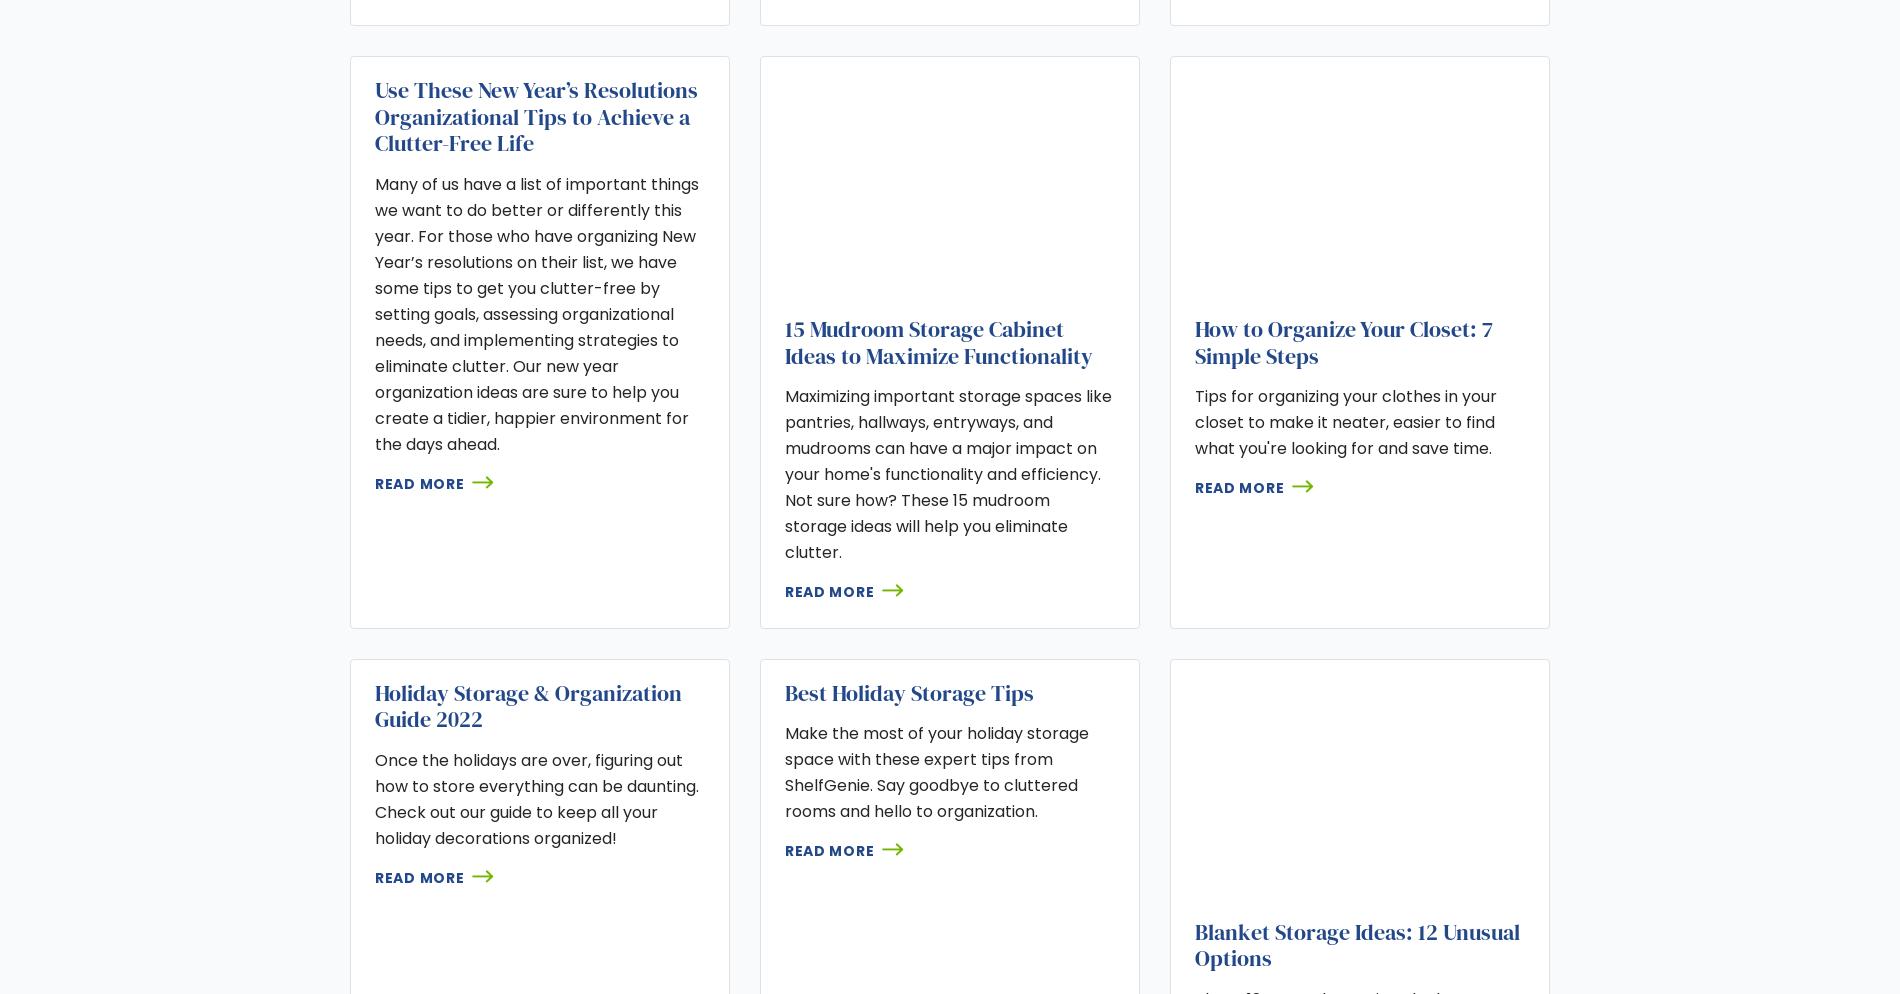 Image resolution: width=1900 pixels, height=994 pixels. I want to click on 'Best Holiday Storage Tips', so click(907, 692).